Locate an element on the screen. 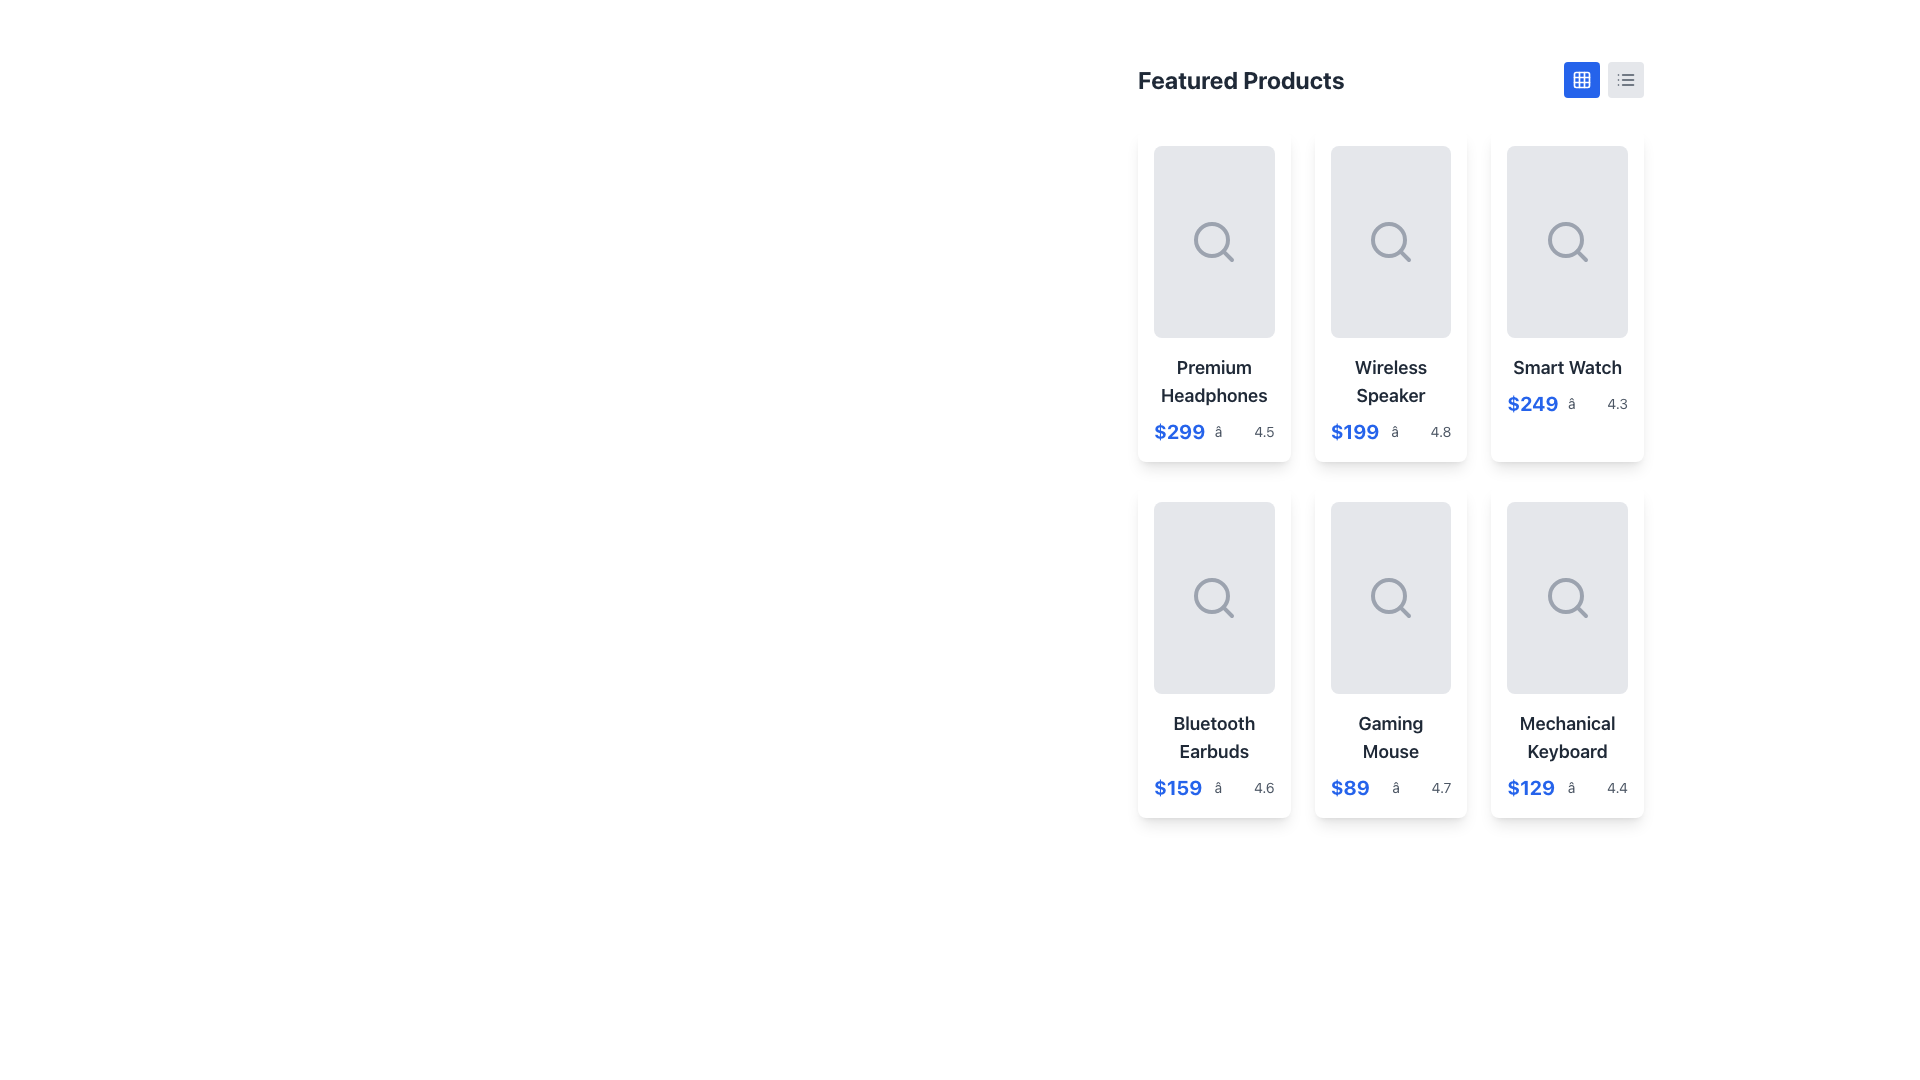 The height and width of the screenshot is (1080, 1920). the search icon located in the center of the third card in the top row of the grid layout under the 'Featured Products' section is located at coordinates (1580, 254).